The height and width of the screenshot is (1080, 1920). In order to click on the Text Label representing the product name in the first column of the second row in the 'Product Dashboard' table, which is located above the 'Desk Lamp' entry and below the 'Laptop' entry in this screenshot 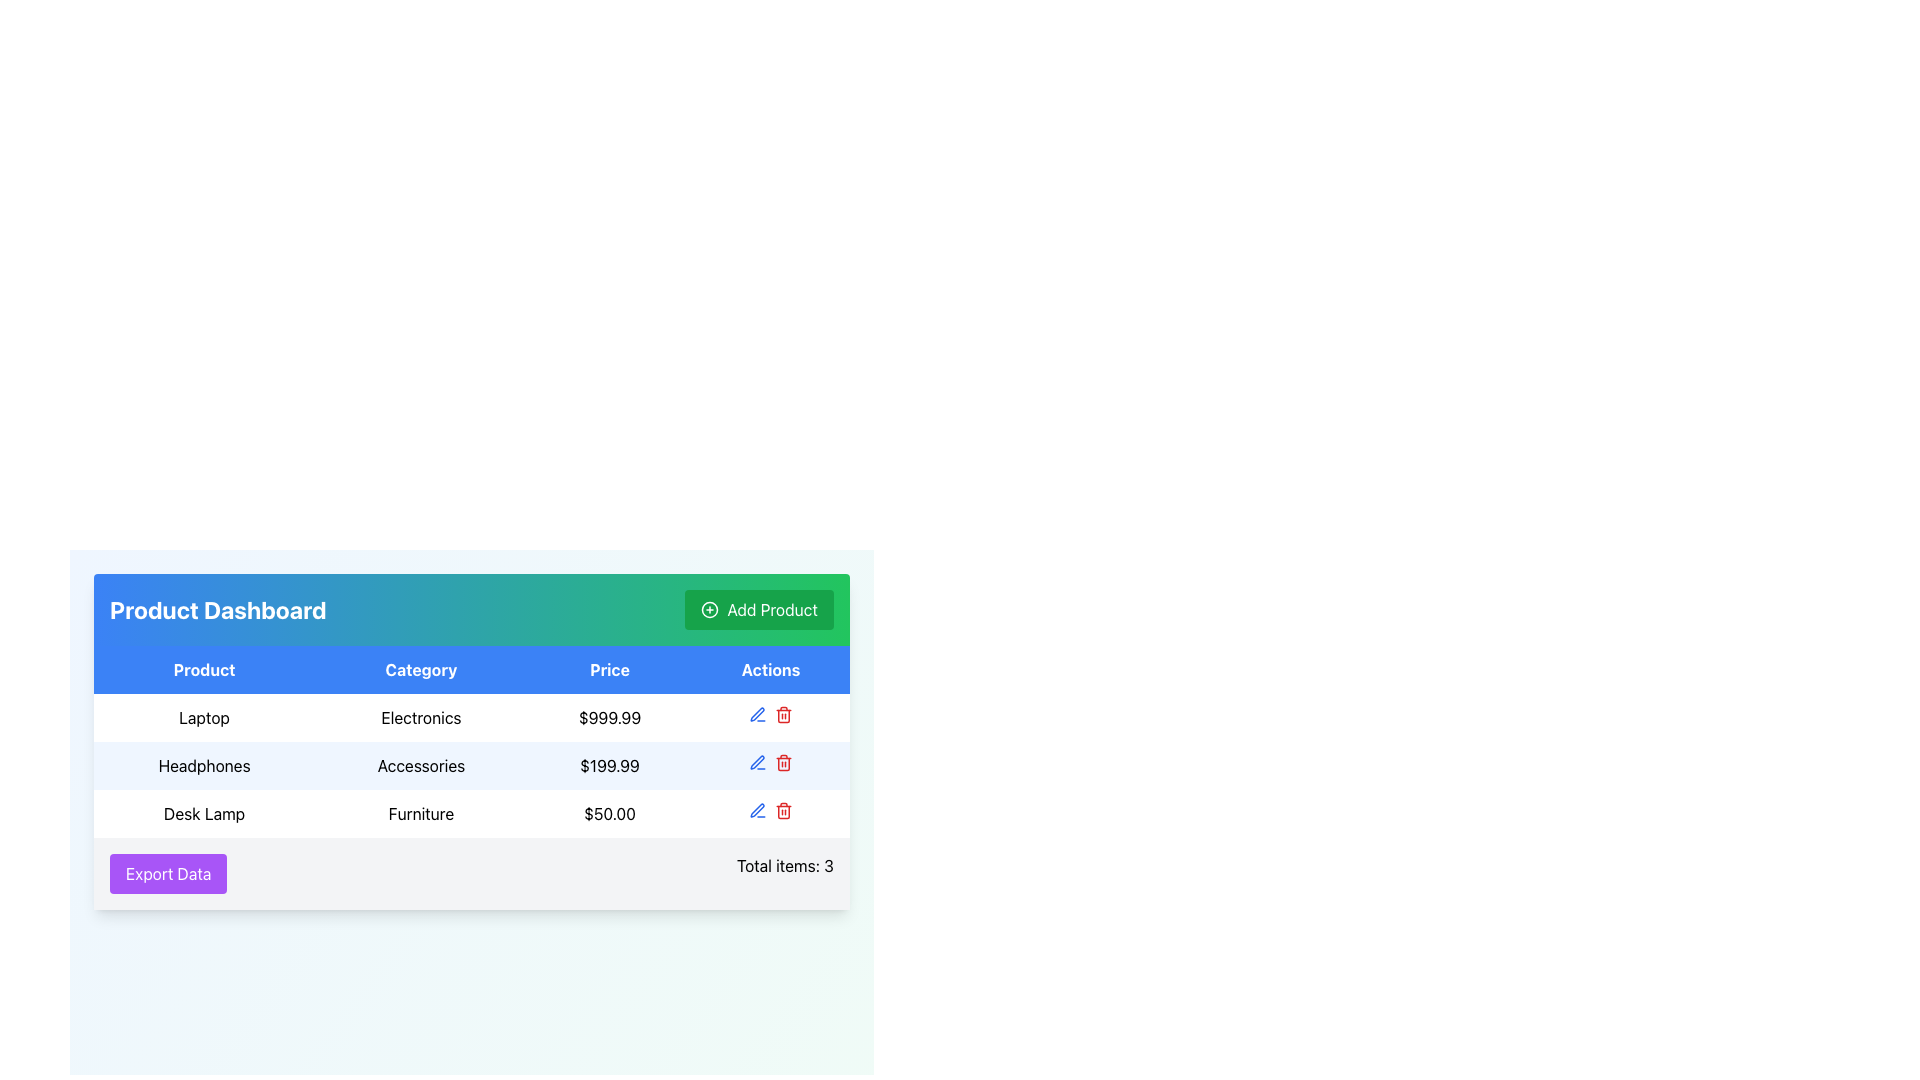, I will do `click(204, 765)`.